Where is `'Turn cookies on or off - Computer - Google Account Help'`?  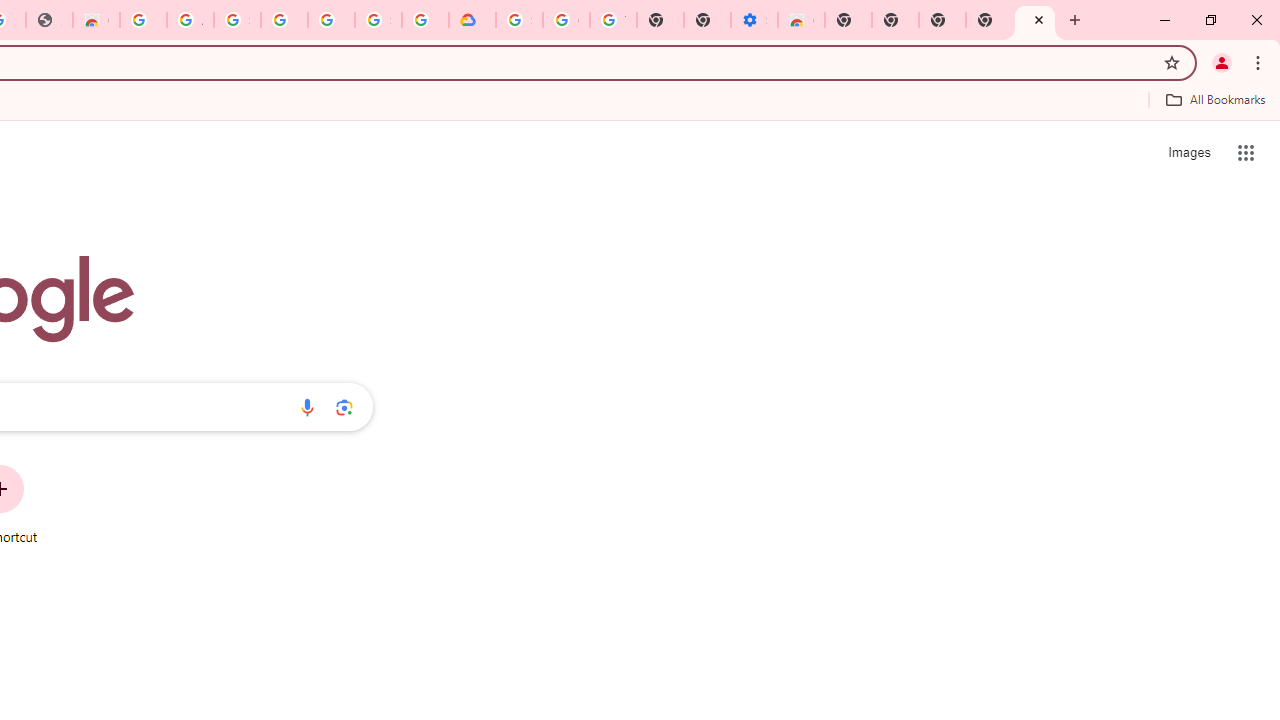
'Turn cookies on or off - Computer - Google Account Help' is located at coordinates (612, 20).